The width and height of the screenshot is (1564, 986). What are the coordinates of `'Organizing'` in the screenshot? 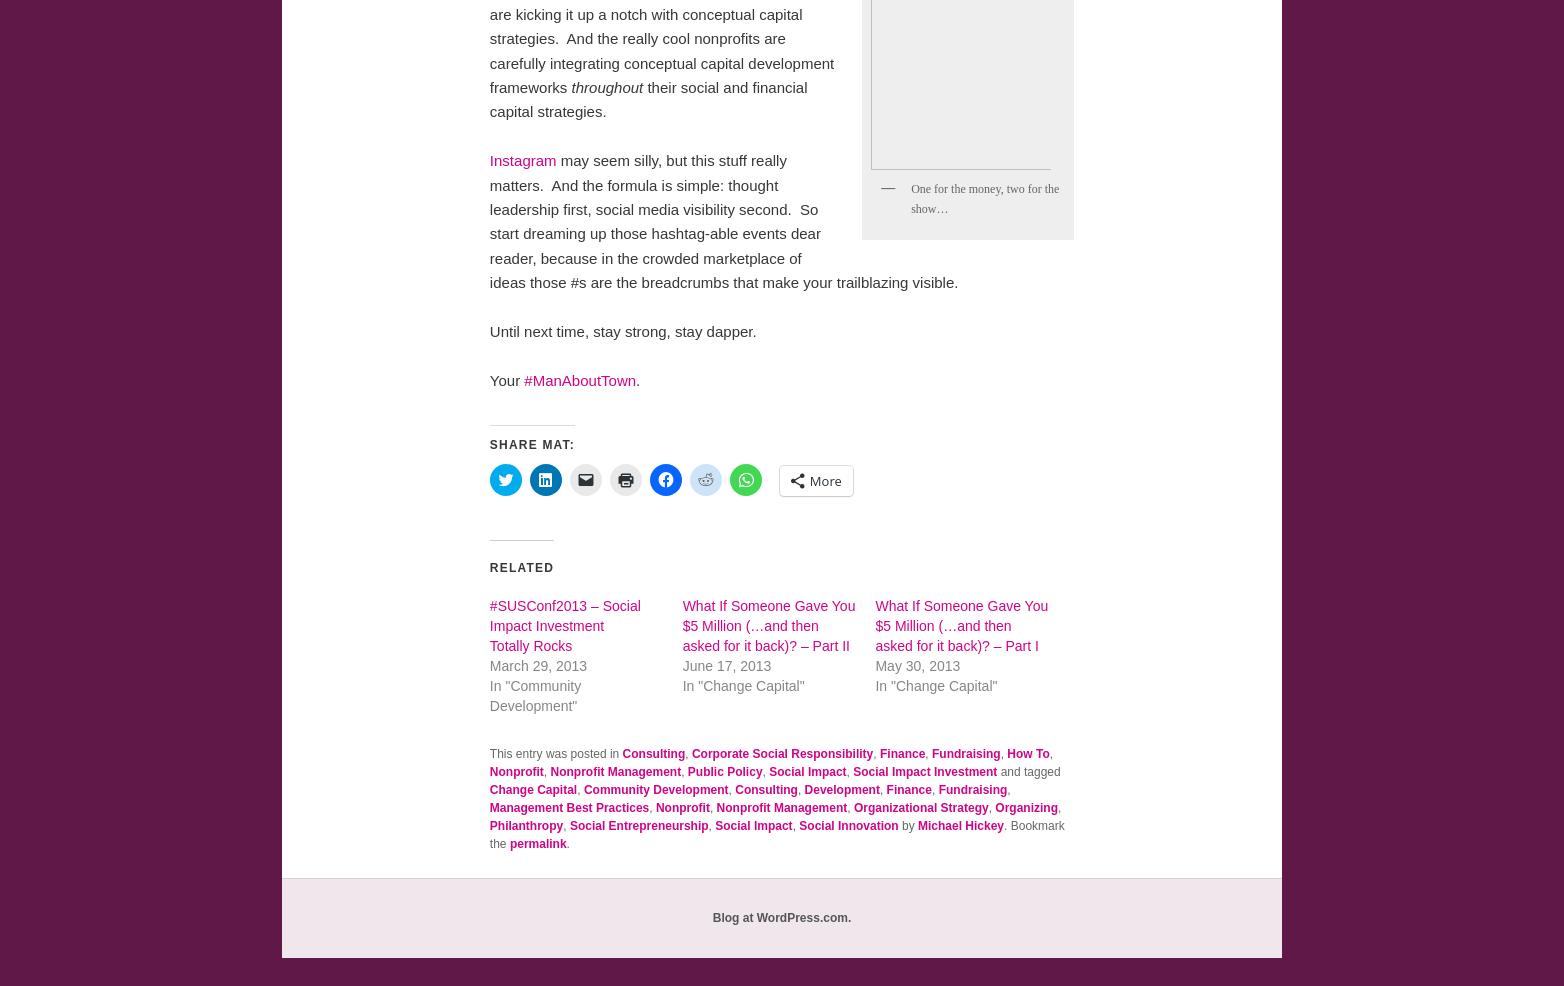 It's located at (1024, 808).